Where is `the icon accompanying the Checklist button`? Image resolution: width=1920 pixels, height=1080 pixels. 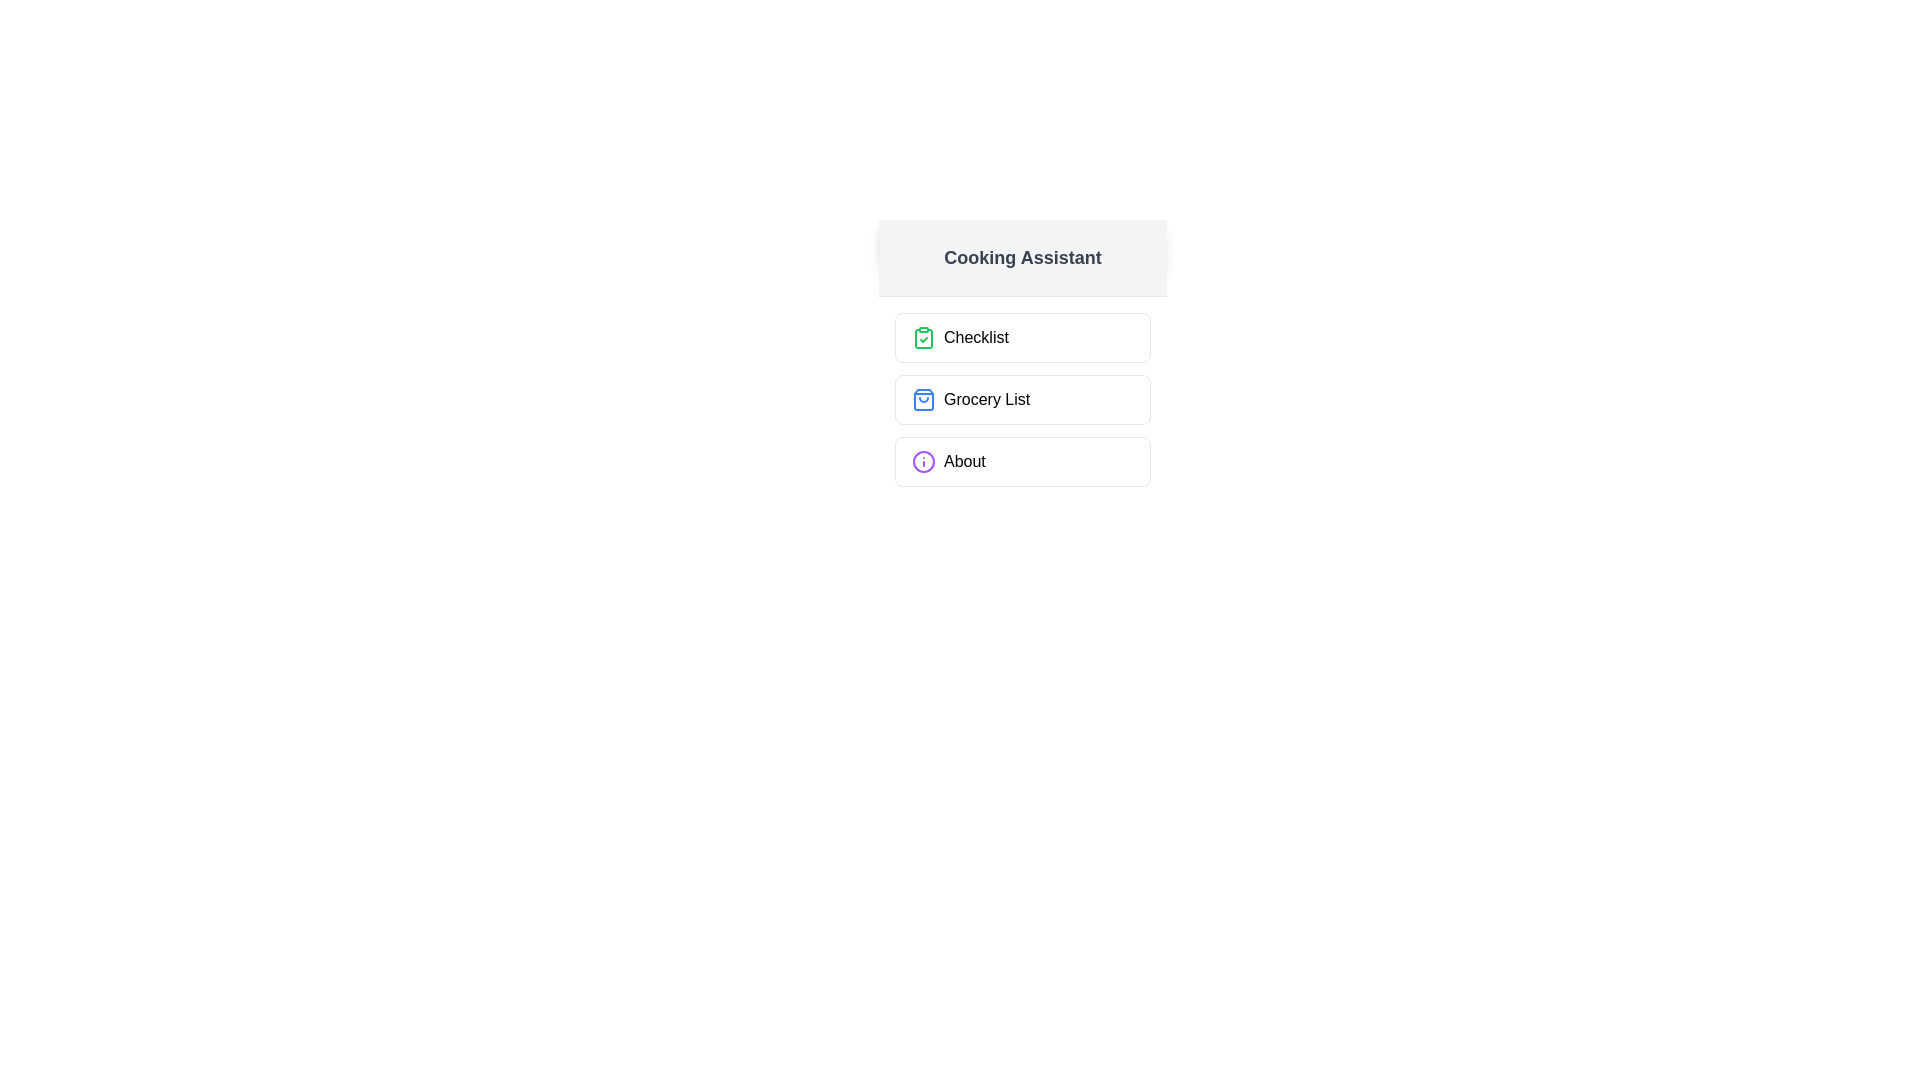 the icon accompanying the Checklist button is located at coordinates (923, 337).